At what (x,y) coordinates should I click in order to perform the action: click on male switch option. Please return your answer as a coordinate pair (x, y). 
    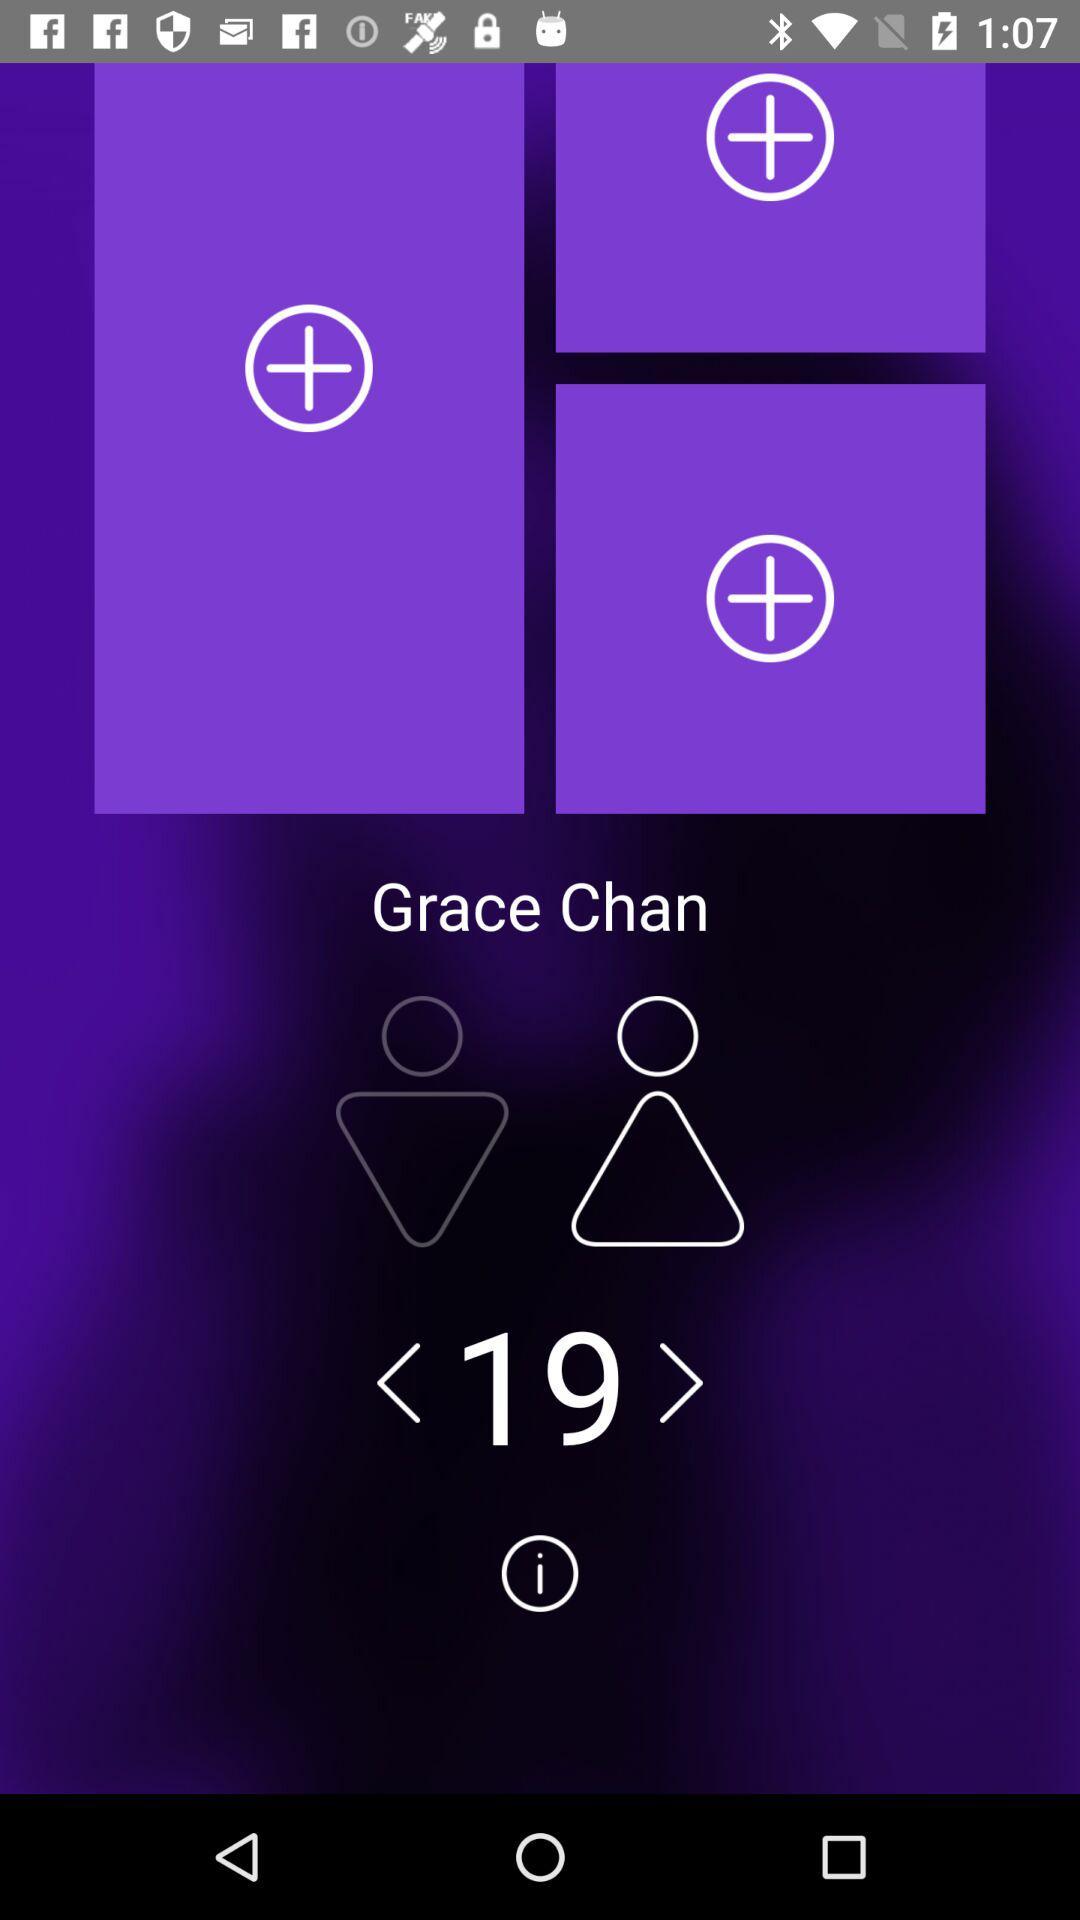
    Looking at the image, I should click on (421, 1121).